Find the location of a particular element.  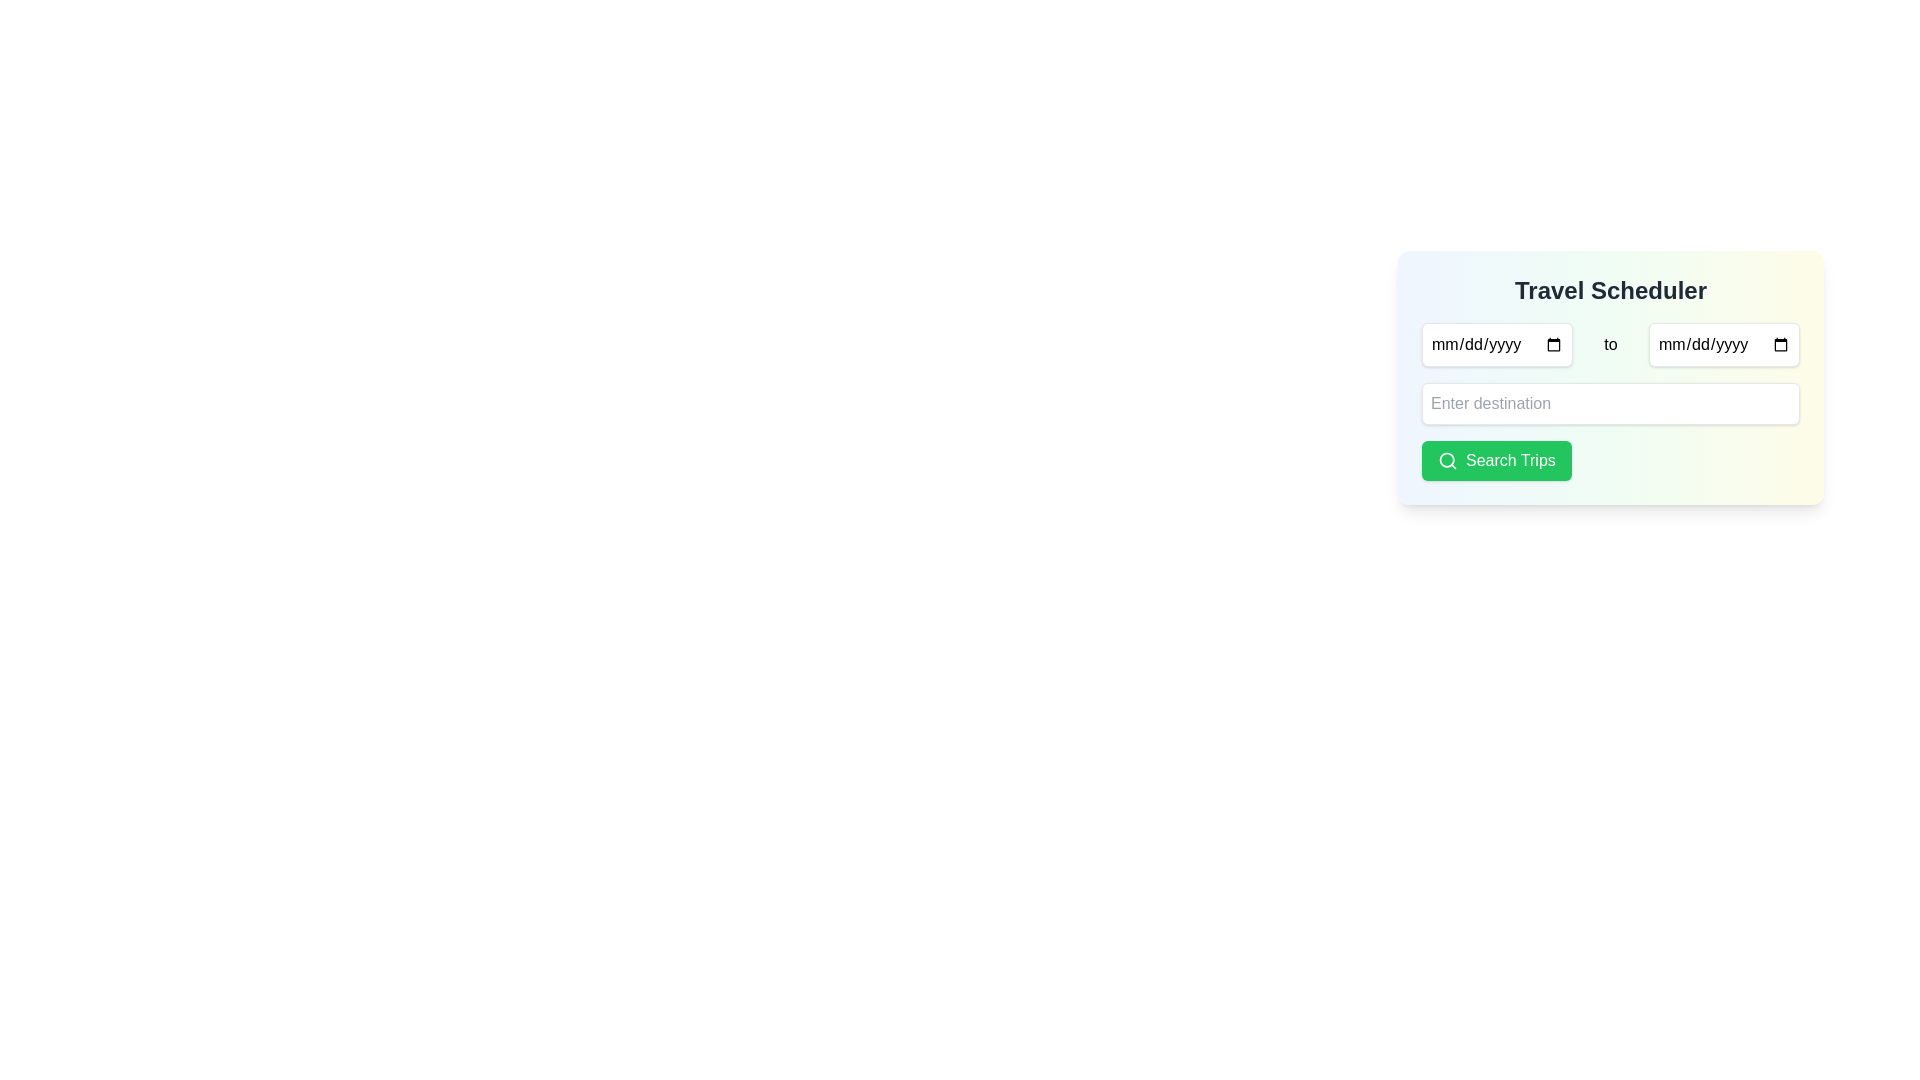

the decorative SVG circle component that is part of the magnifying glass icon within the 'Search Trips' button is located at coordinates (1447, 460).